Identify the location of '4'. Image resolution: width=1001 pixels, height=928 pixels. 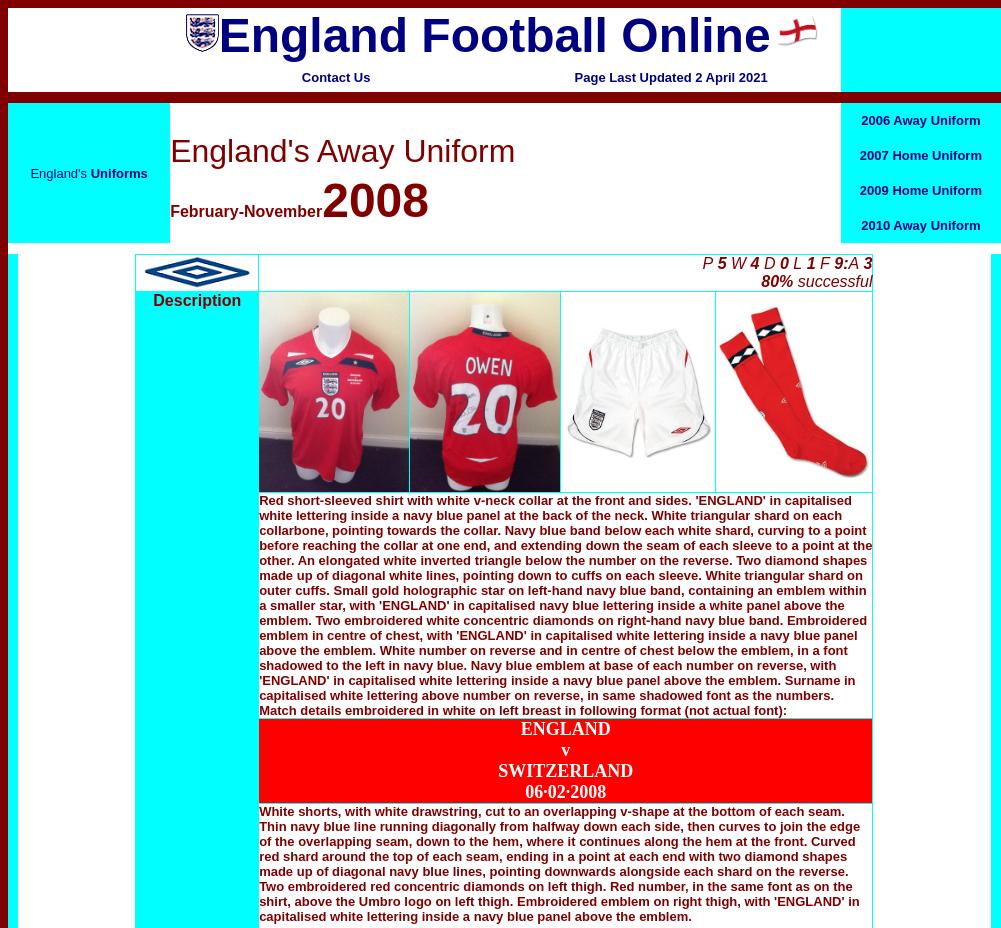
(754, 262).